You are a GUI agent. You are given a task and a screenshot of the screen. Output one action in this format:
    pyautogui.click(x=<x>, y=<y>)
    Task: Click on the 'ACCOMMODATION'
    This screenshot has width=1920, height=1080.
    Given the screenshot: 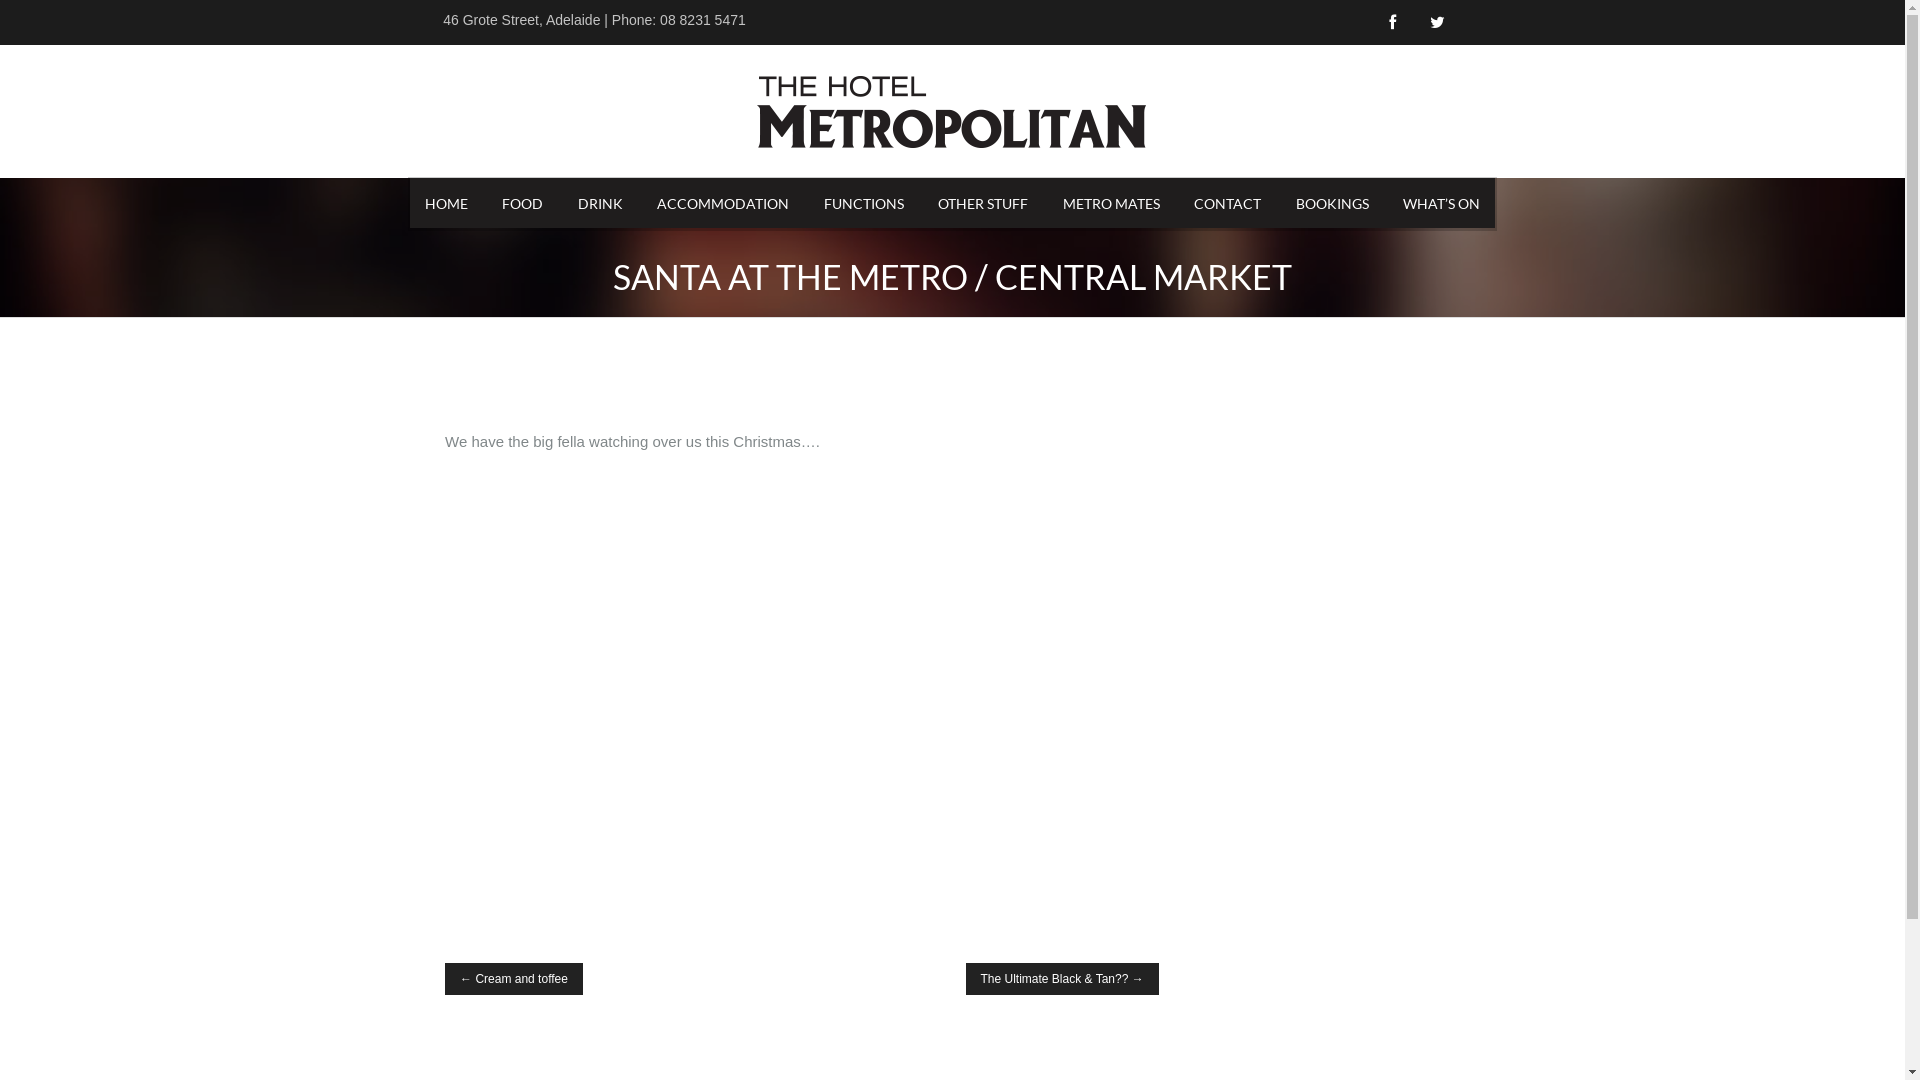 What is the action you would take?
    pyautogui.click(x=722, y=203)
    